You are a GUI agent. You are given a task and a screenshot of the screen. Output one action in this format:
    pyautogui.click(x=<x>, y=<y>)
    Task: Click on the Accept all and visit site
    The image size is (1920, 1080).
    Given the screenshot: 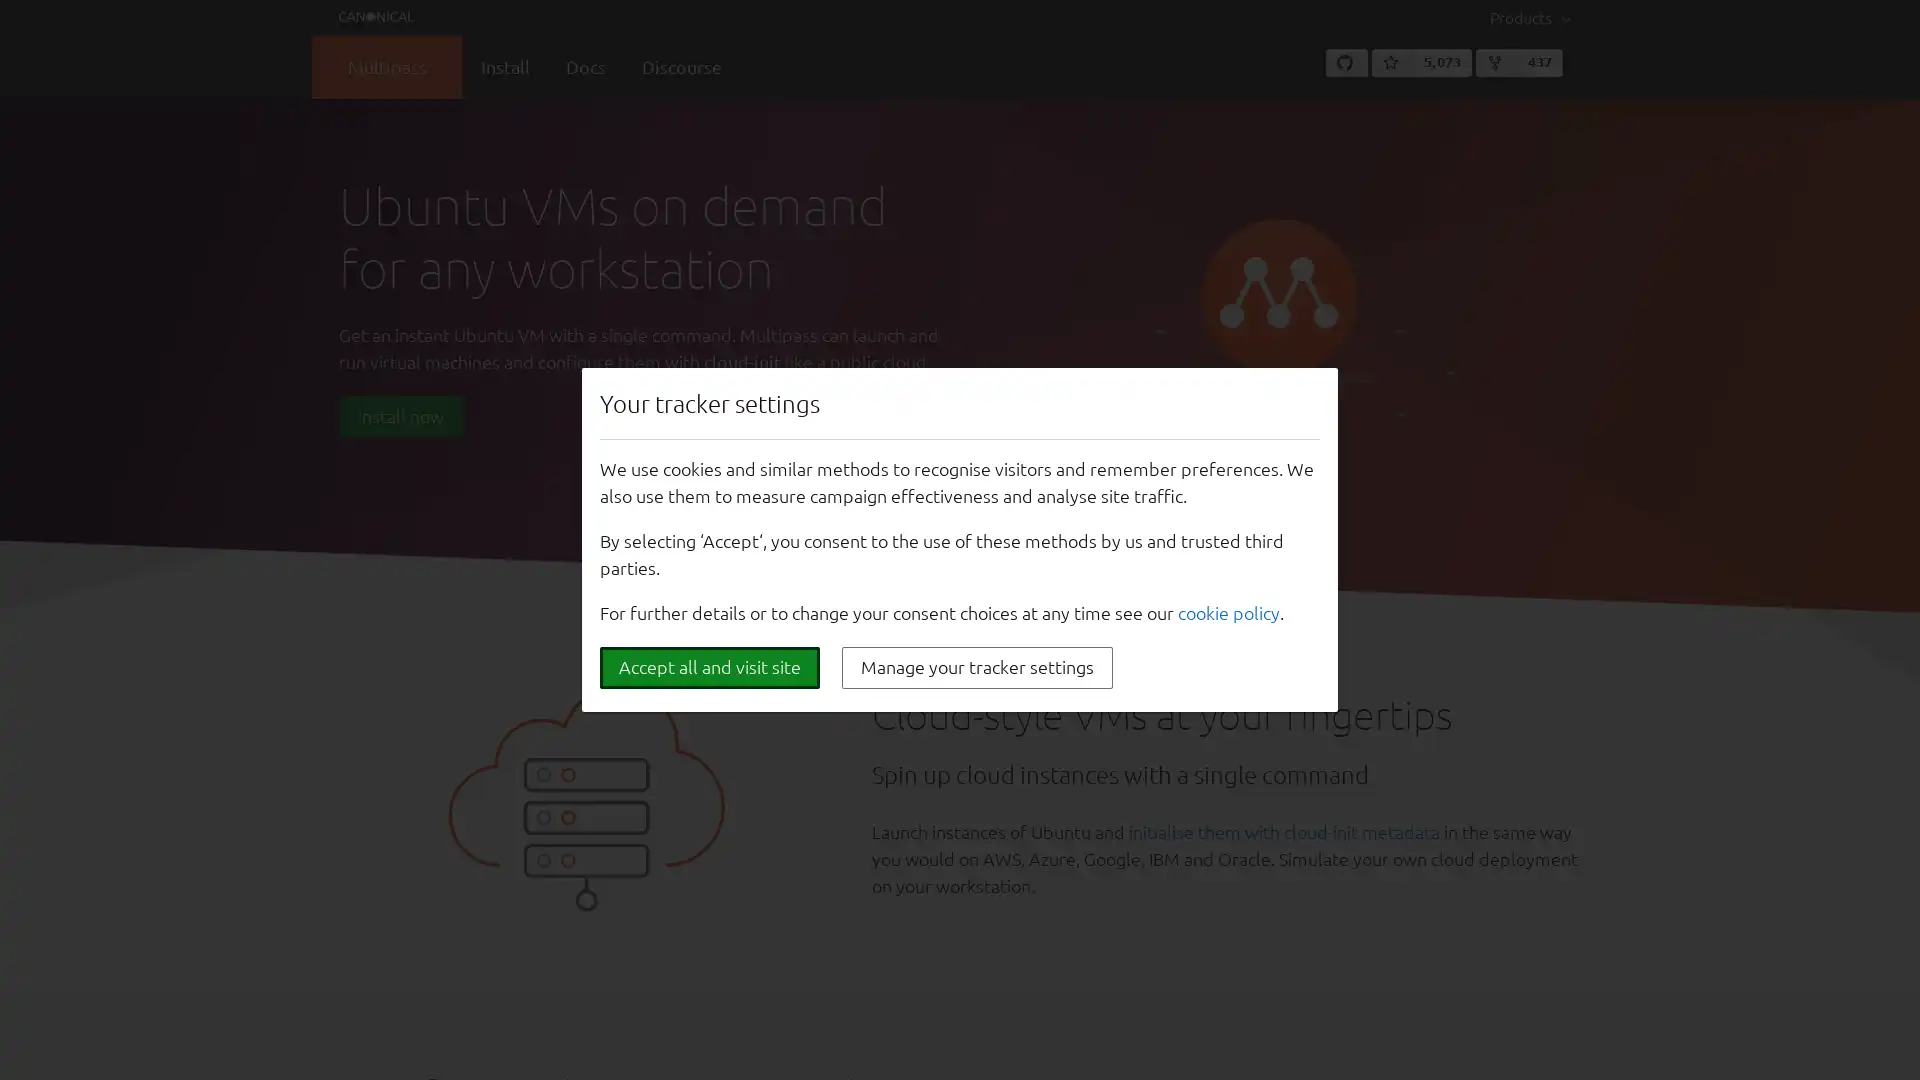 What is the action you would take?
    pyautogui.click(x=710, y=667)
    